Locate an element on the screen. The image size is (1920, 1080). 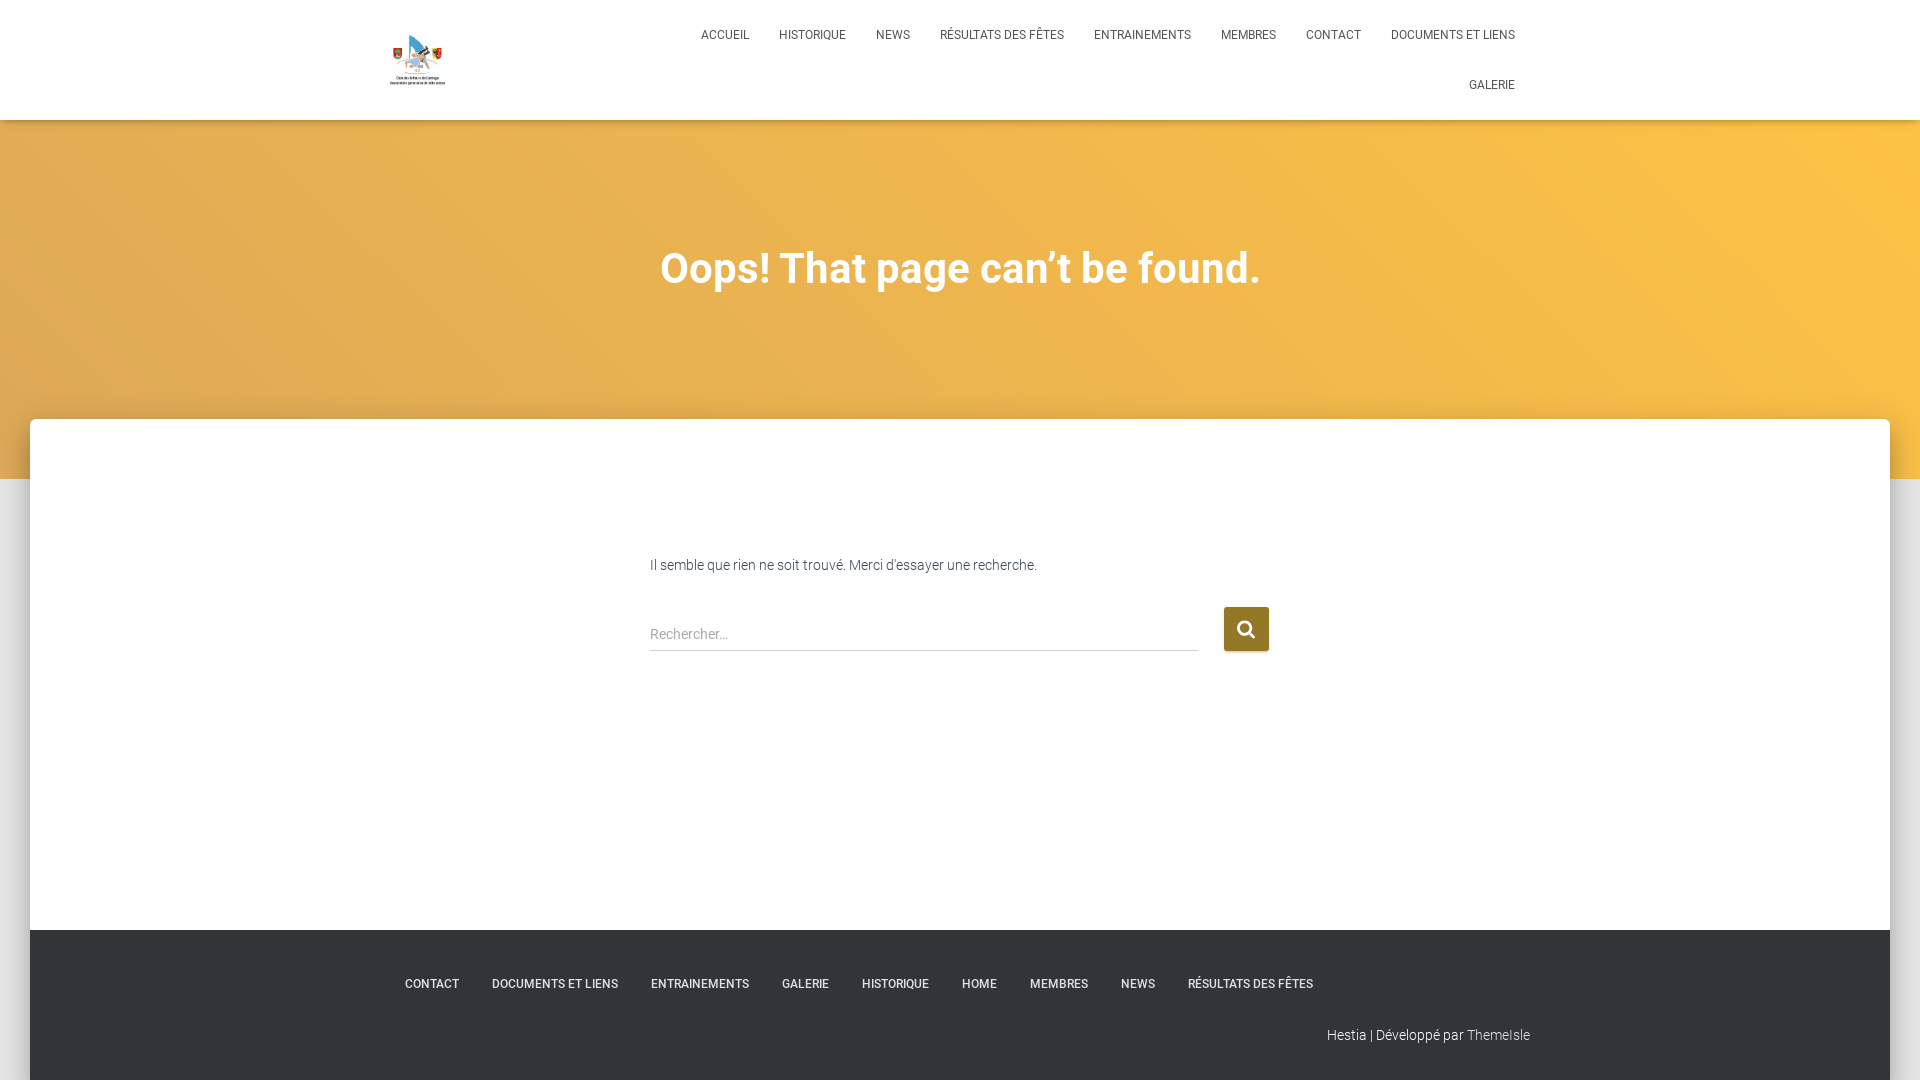
'DOCUMENTS ET LIENS' is located at coordinates (475, 983).